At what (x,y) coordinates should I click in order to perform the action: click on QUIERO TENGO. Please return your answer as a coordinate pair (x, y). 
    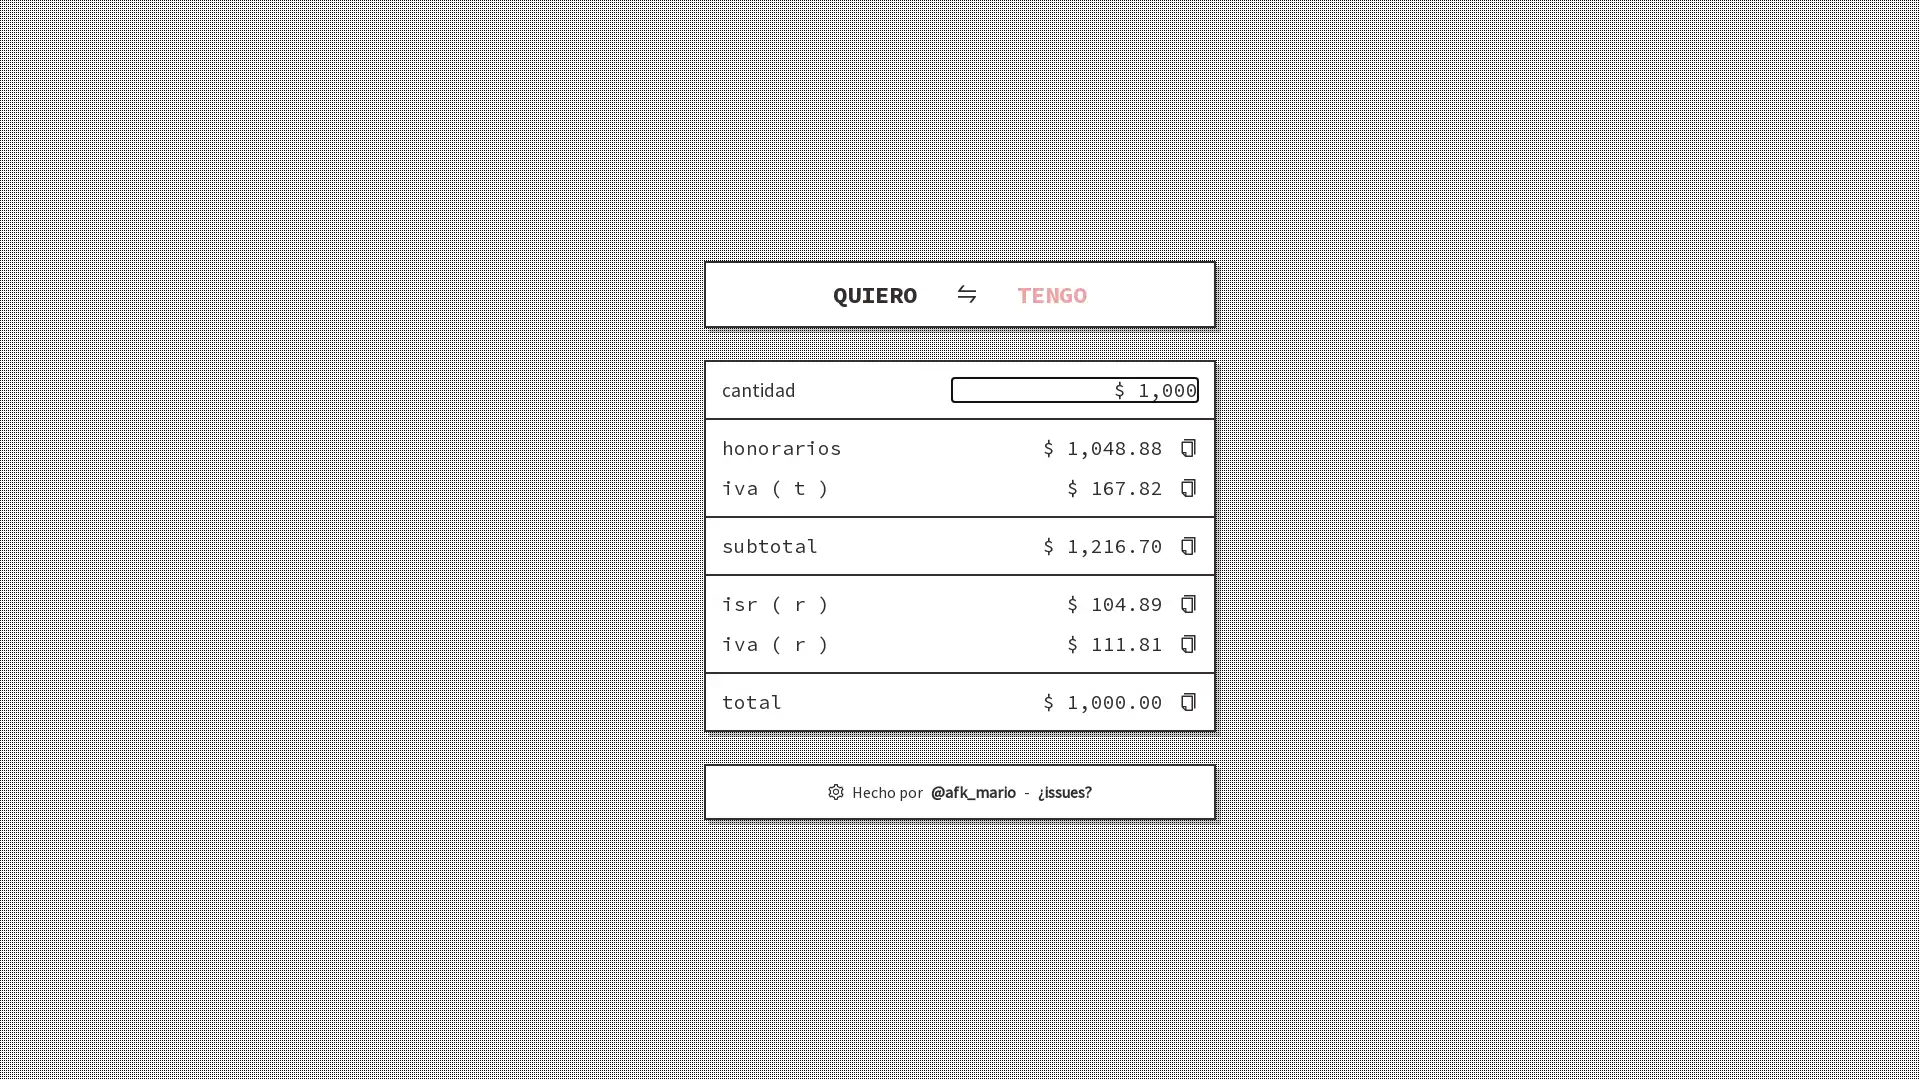
    Looking at the image, I should click on (960, 293).